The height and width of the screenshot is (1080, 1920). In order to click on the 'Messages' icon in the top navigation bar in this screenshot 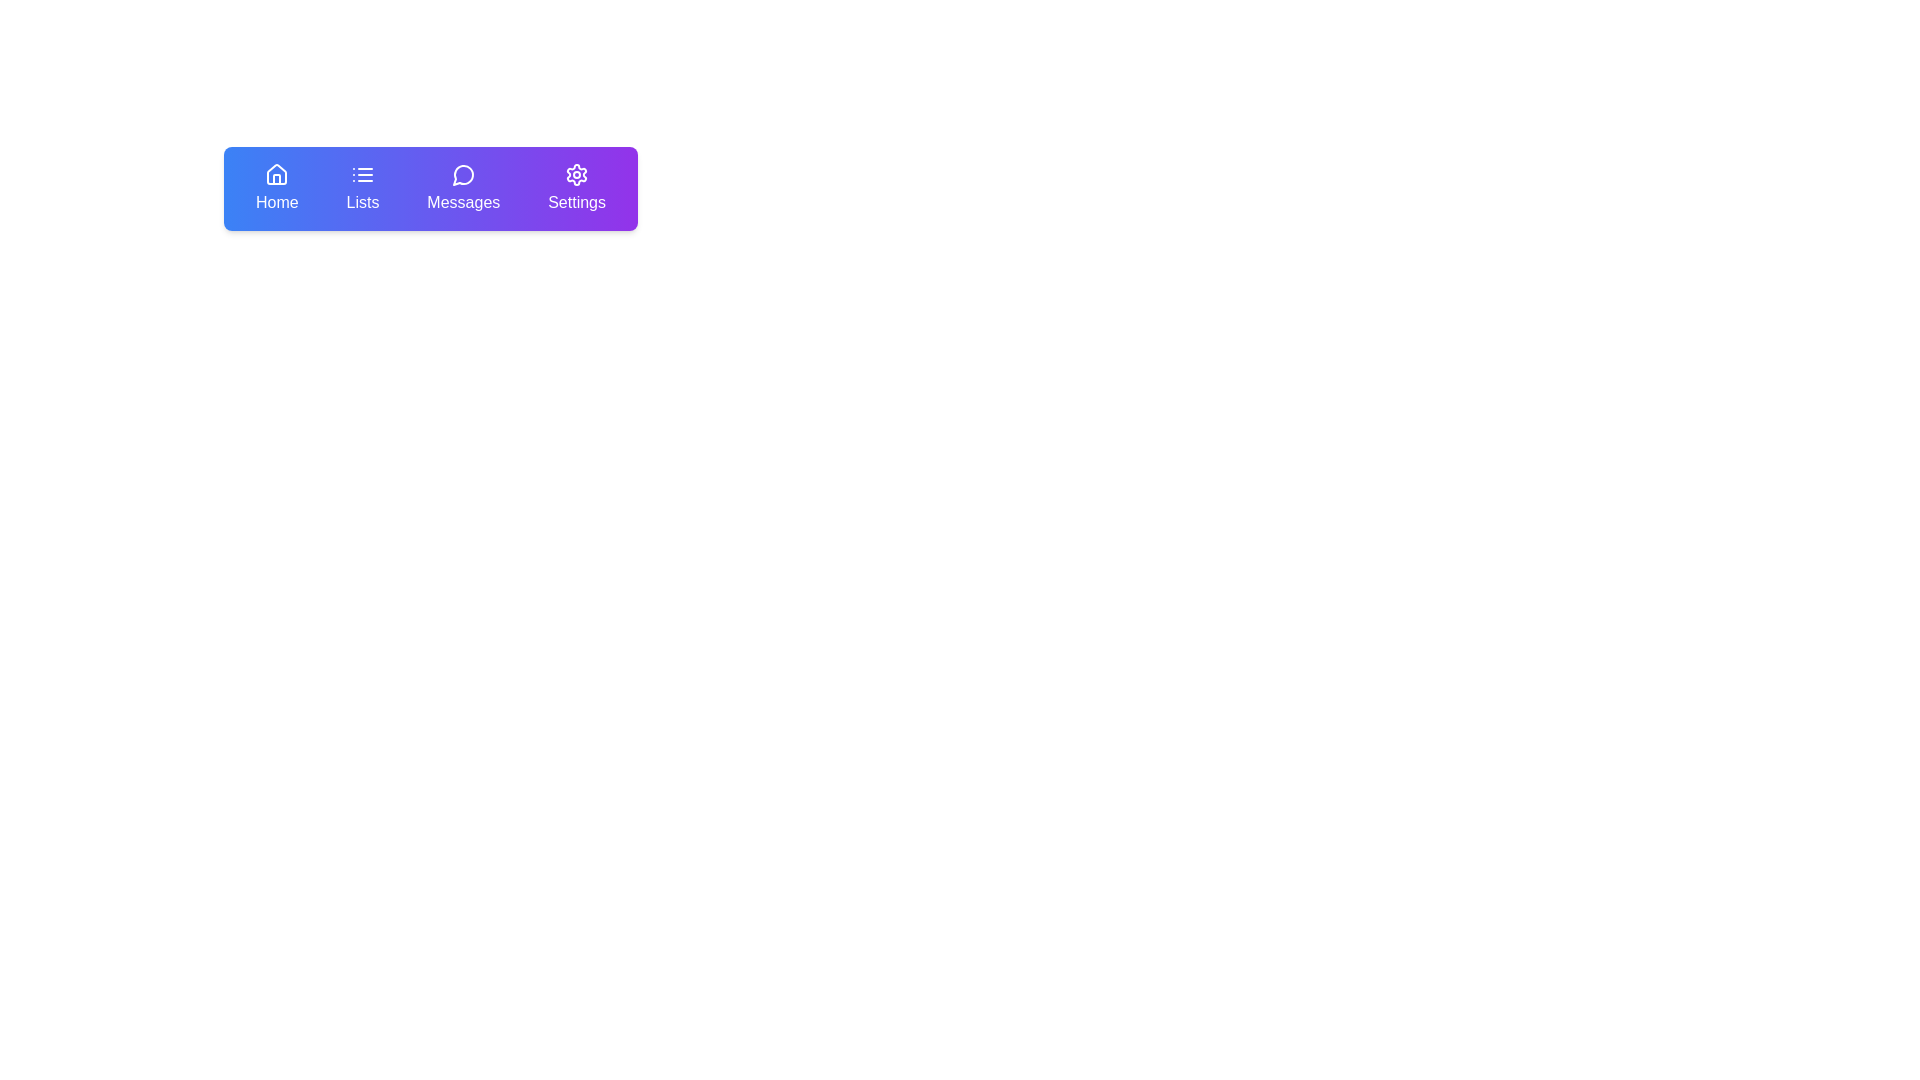, I will do `click(462, 173)`.